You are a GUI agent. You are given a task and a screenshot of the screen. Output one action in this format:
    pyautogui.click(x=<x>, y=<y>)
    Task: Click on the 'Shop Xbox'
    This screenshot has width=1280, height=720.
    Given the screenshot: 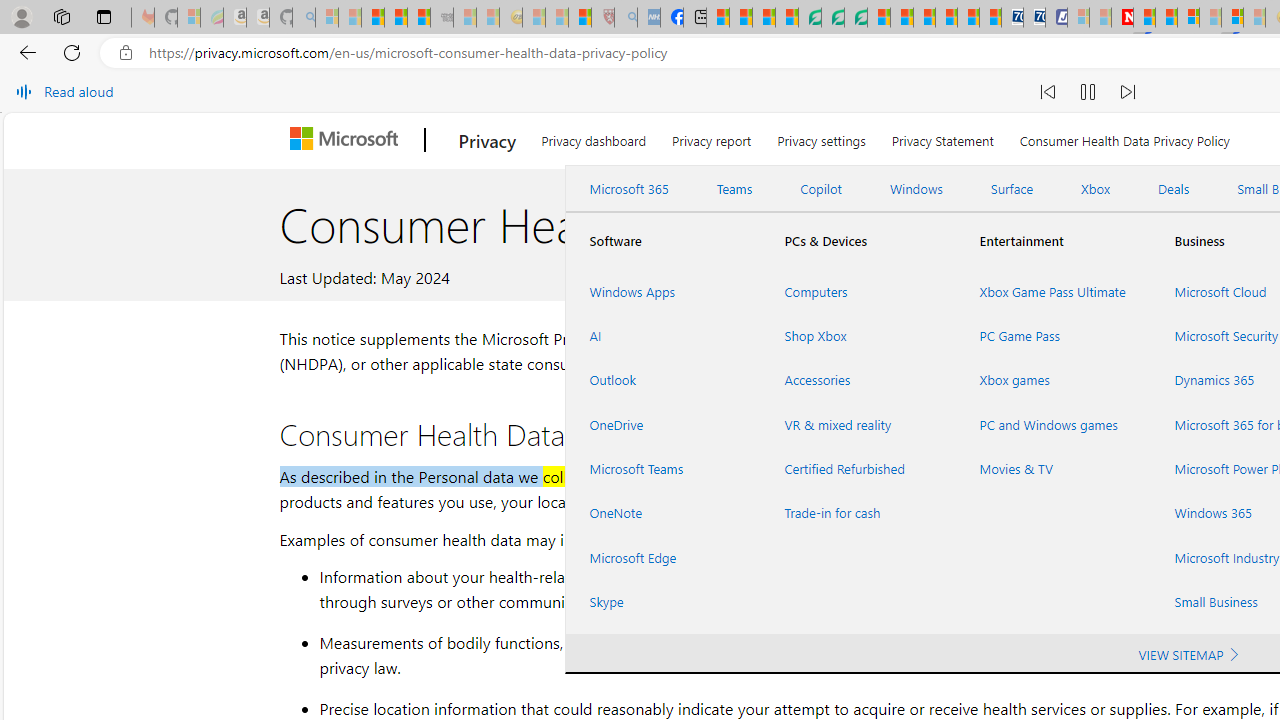 What is the action you would take?
    pyautogui.click(x=858, y=335)
    